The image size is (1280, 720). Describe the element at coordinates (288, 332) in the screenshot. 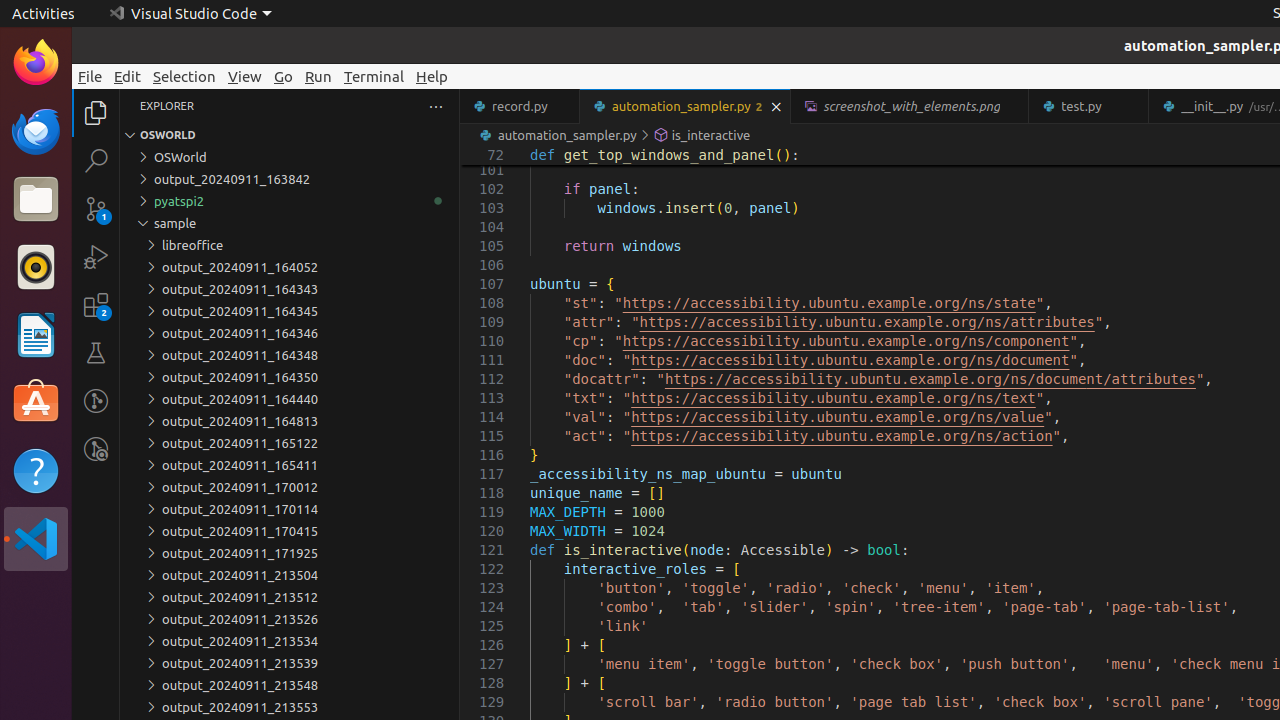

I see `'output_20240911_164346'` at that location.